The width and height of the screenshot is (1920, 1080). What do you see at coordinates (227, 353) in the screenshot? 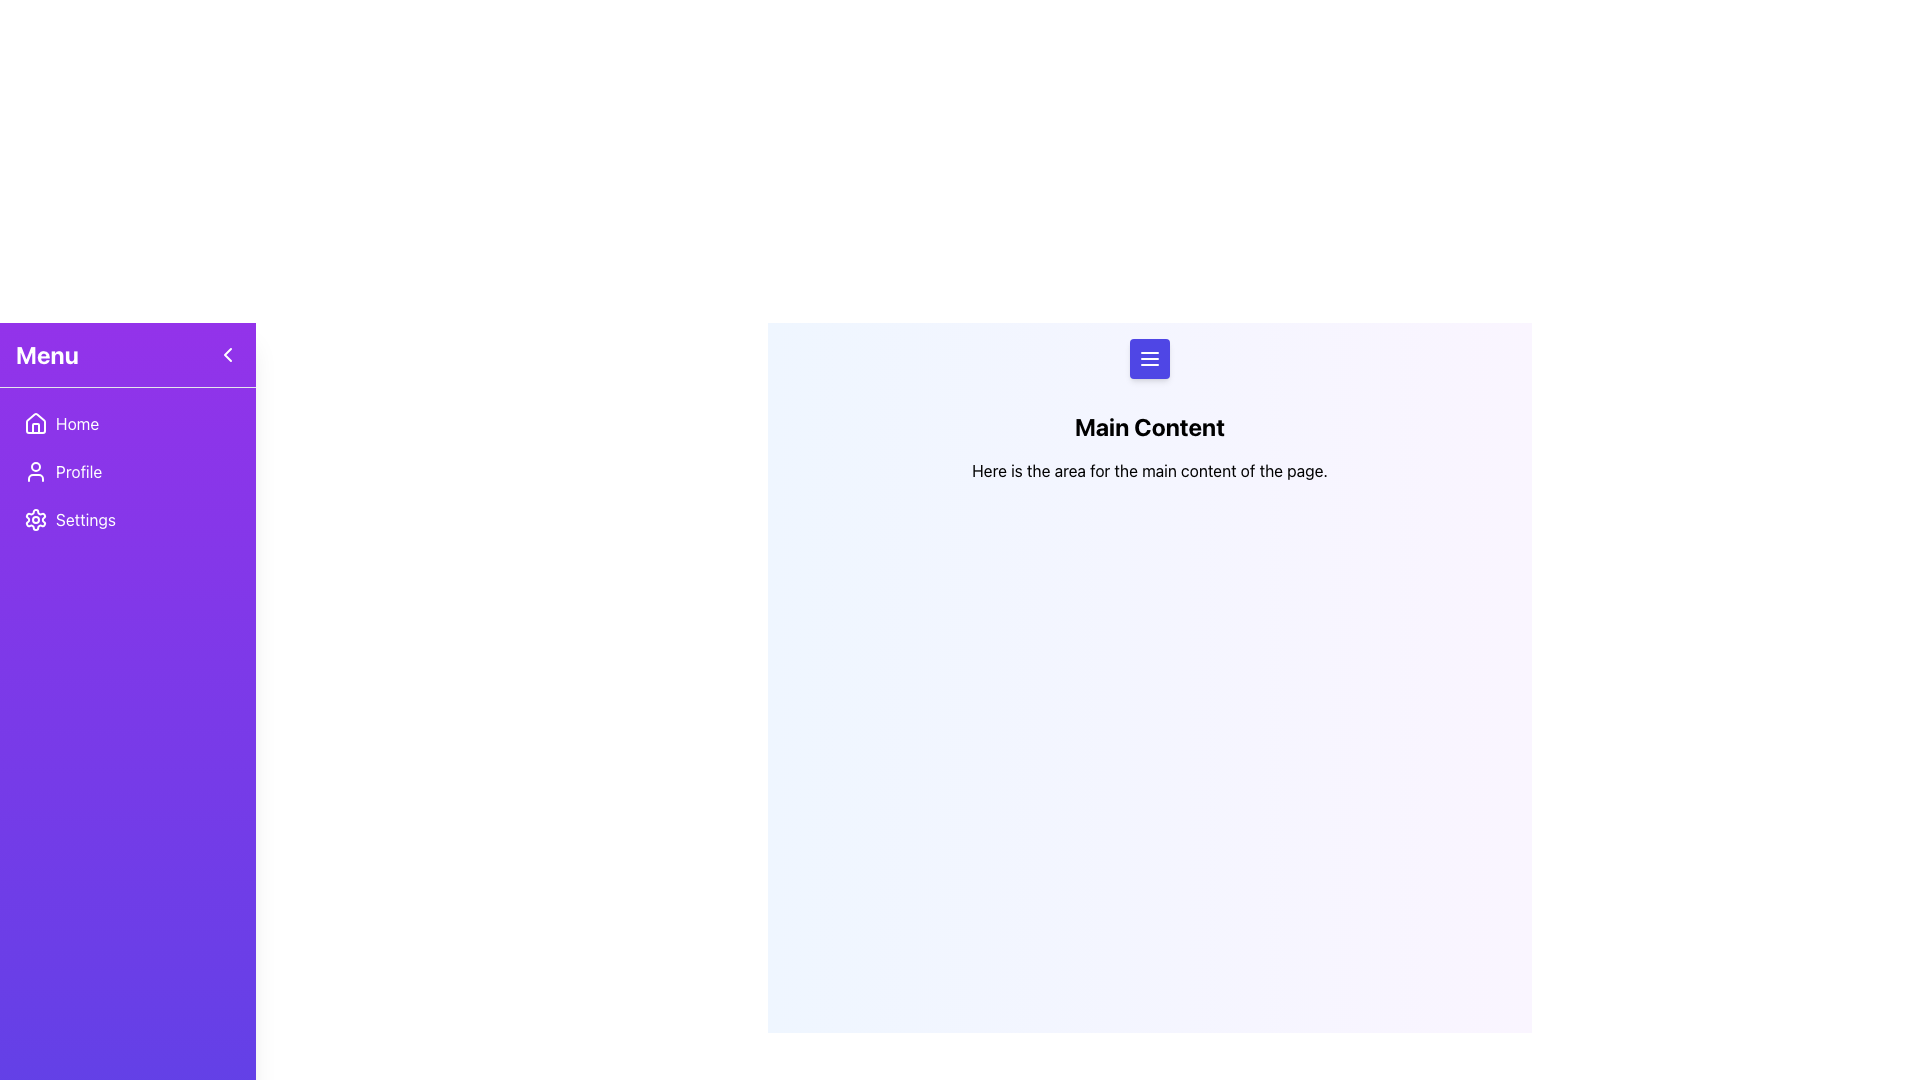
I see `the sidebar navigation icon located at the top-right corner` at bounding box center [227, 353].